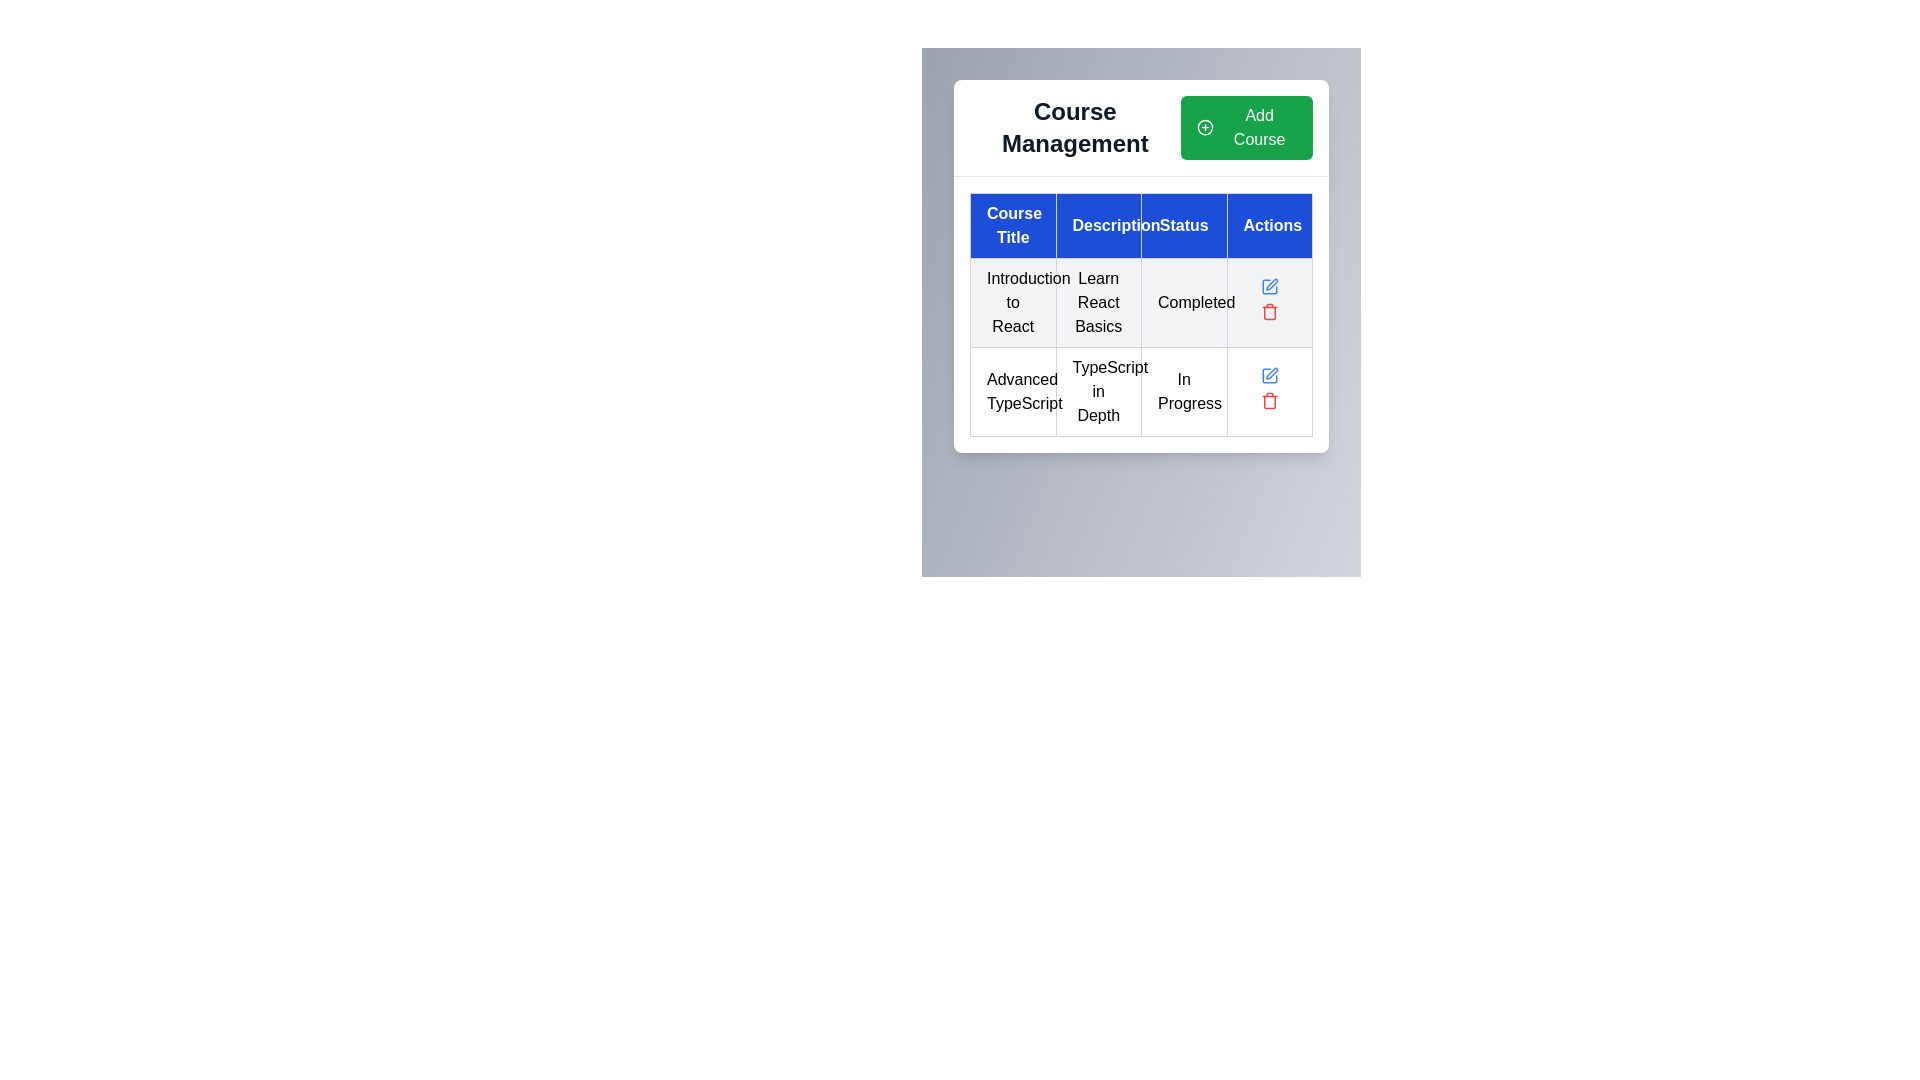 The image size is (1920, 1080). Describe the element at coordinates (1141, 392) in the screenshot. I see `the second row in the table under the 'Course Management' section, which contains the texts 'Advanced TypeScript', 'TypeScript in Depth', and 'In Progress'` at that location.